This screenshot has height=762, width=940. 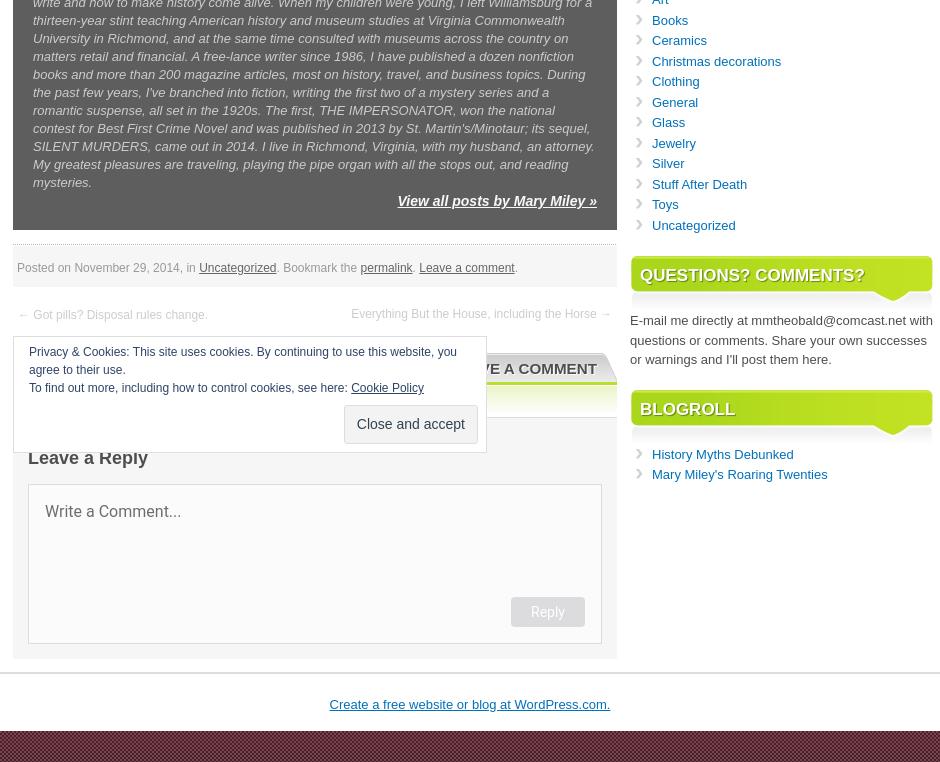 I want to click on 'Glass', so click(x=667, y=122).